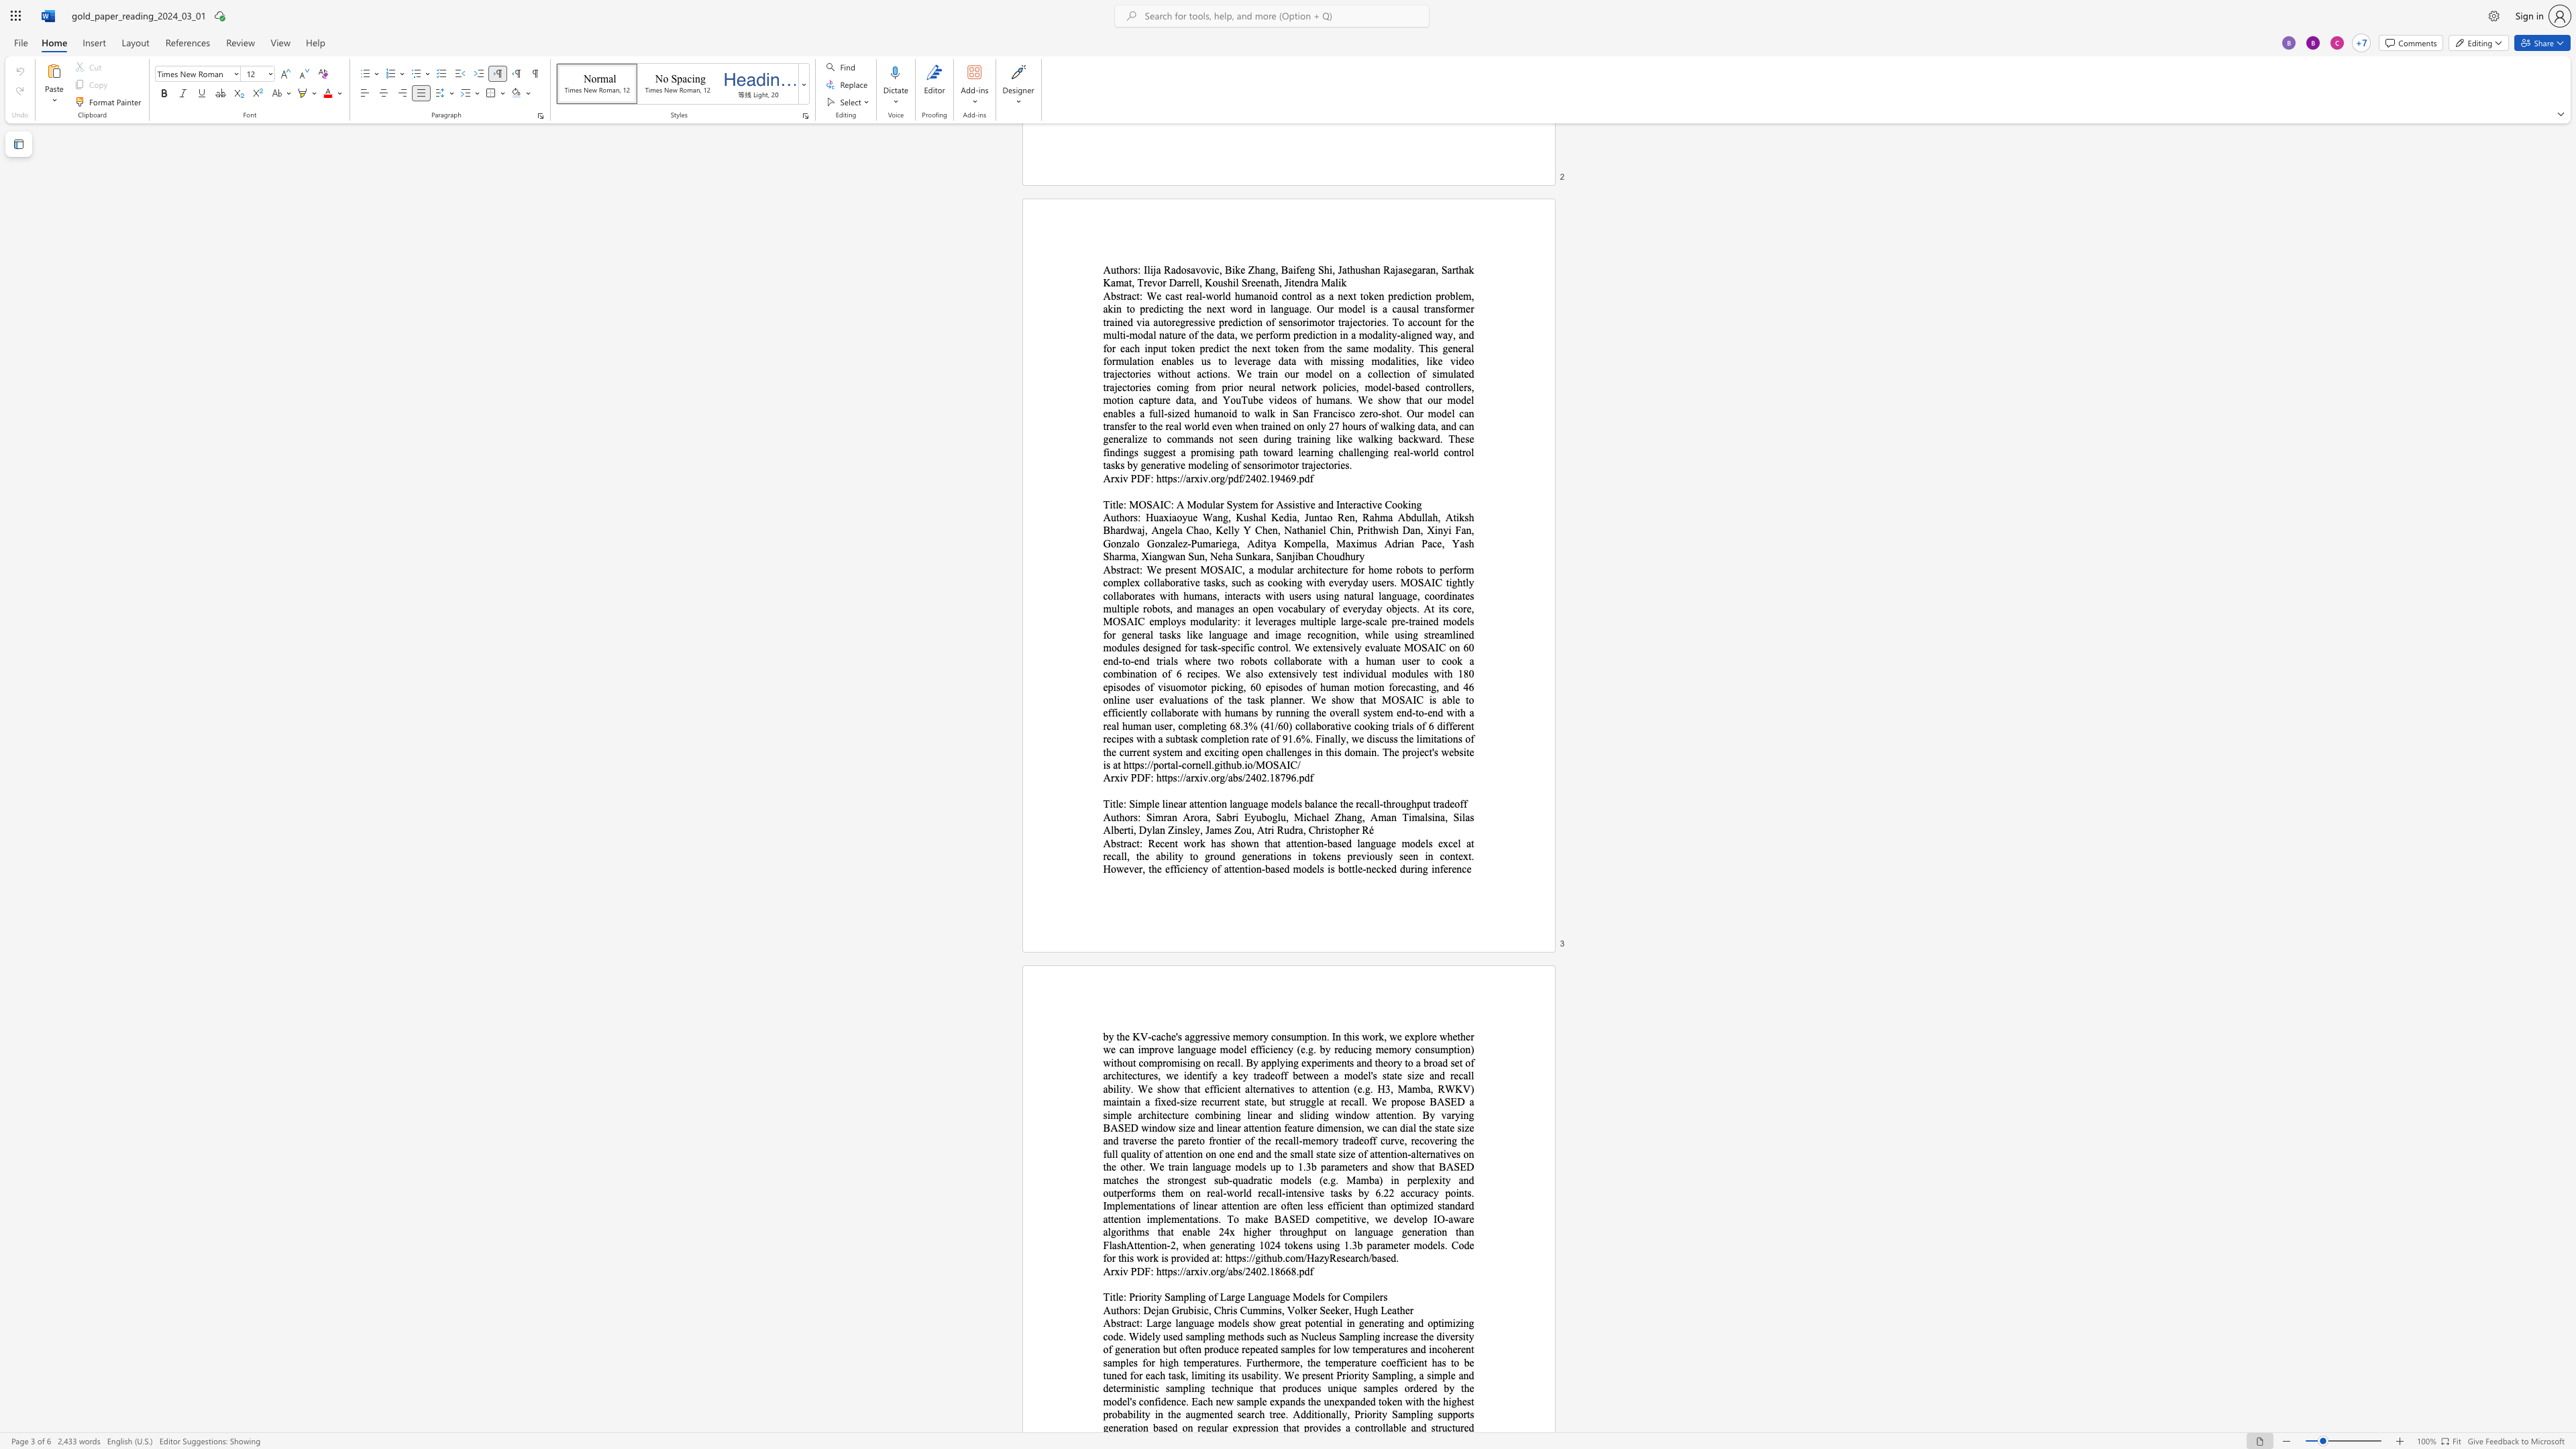  Describe the element at coordinates (1130, 843) in the screenshot. I see `the space between the continuous character "a" and "c" in the text` at that location.